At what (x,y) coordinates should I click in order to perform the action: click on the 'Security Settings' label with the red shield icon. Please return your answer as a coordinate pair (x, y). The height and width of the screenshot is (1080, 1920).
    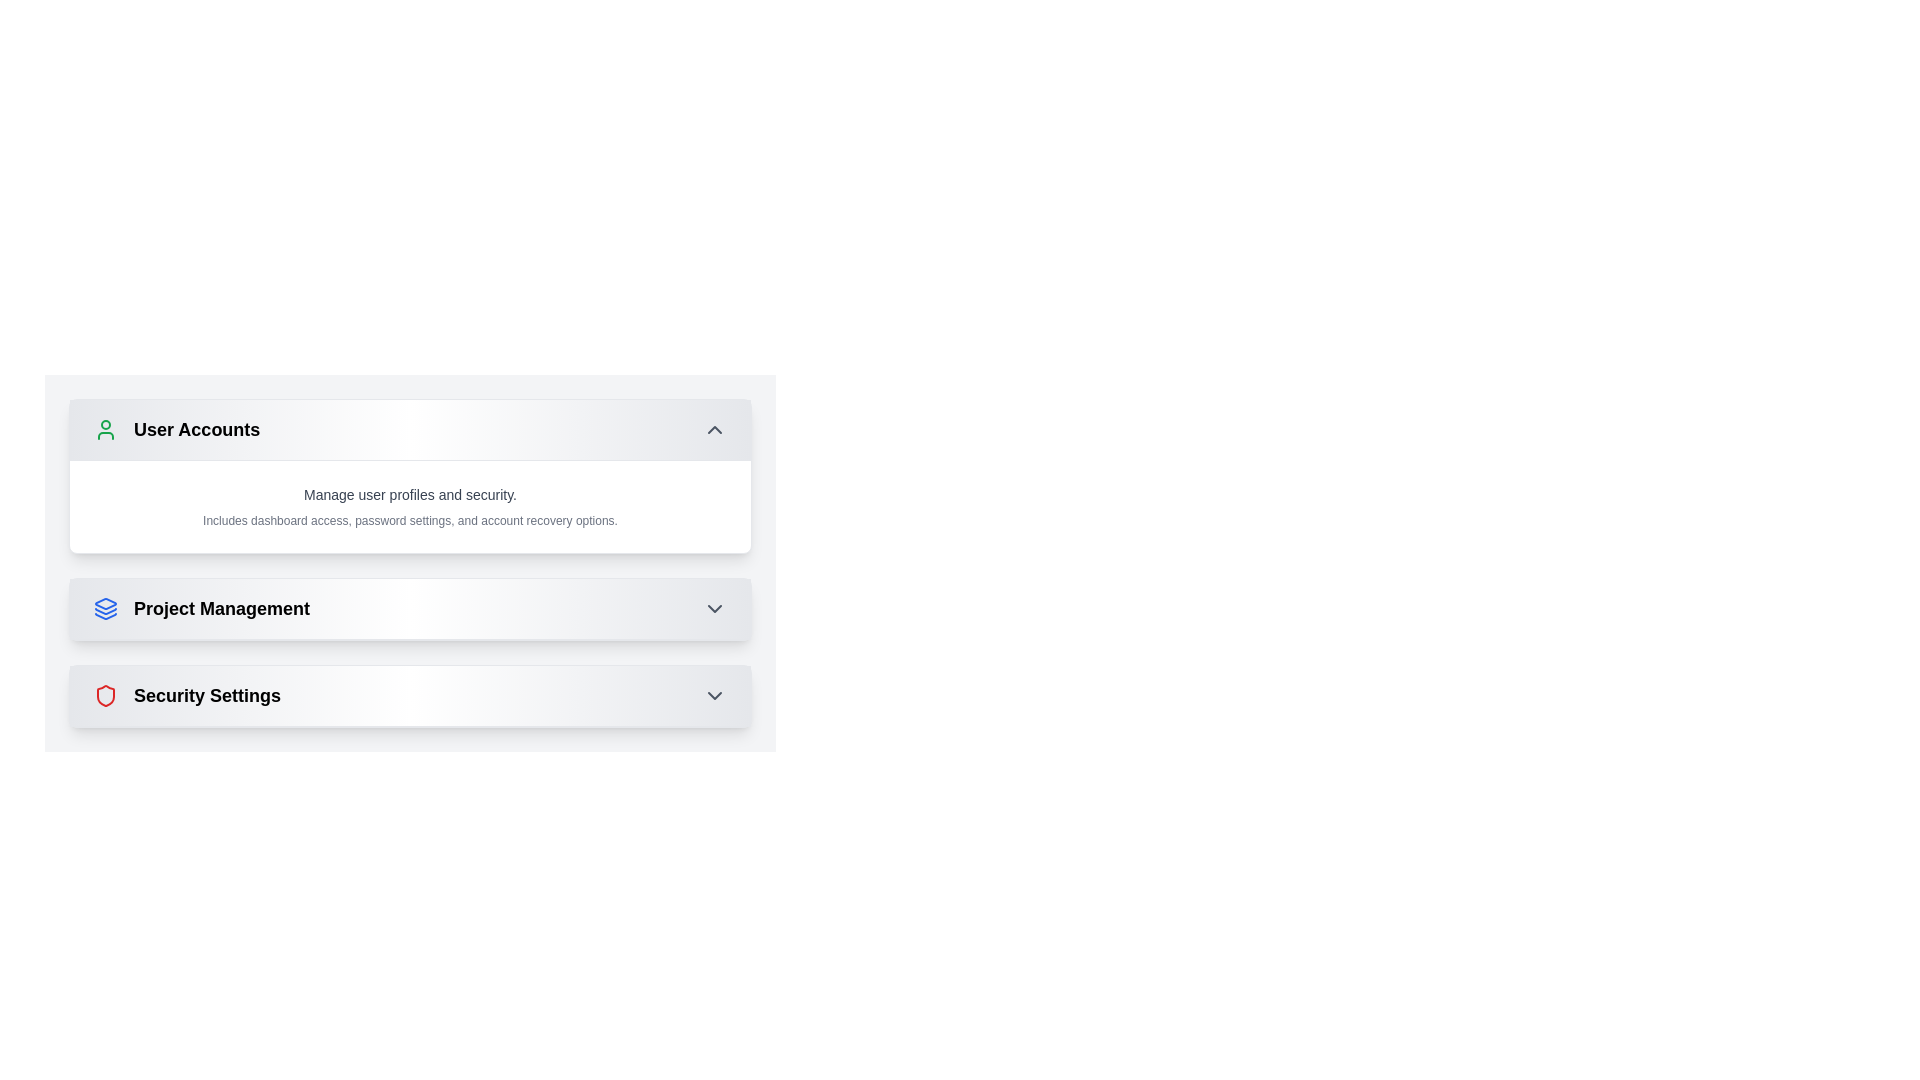
    Looking at the image, I should click on (187, 694).